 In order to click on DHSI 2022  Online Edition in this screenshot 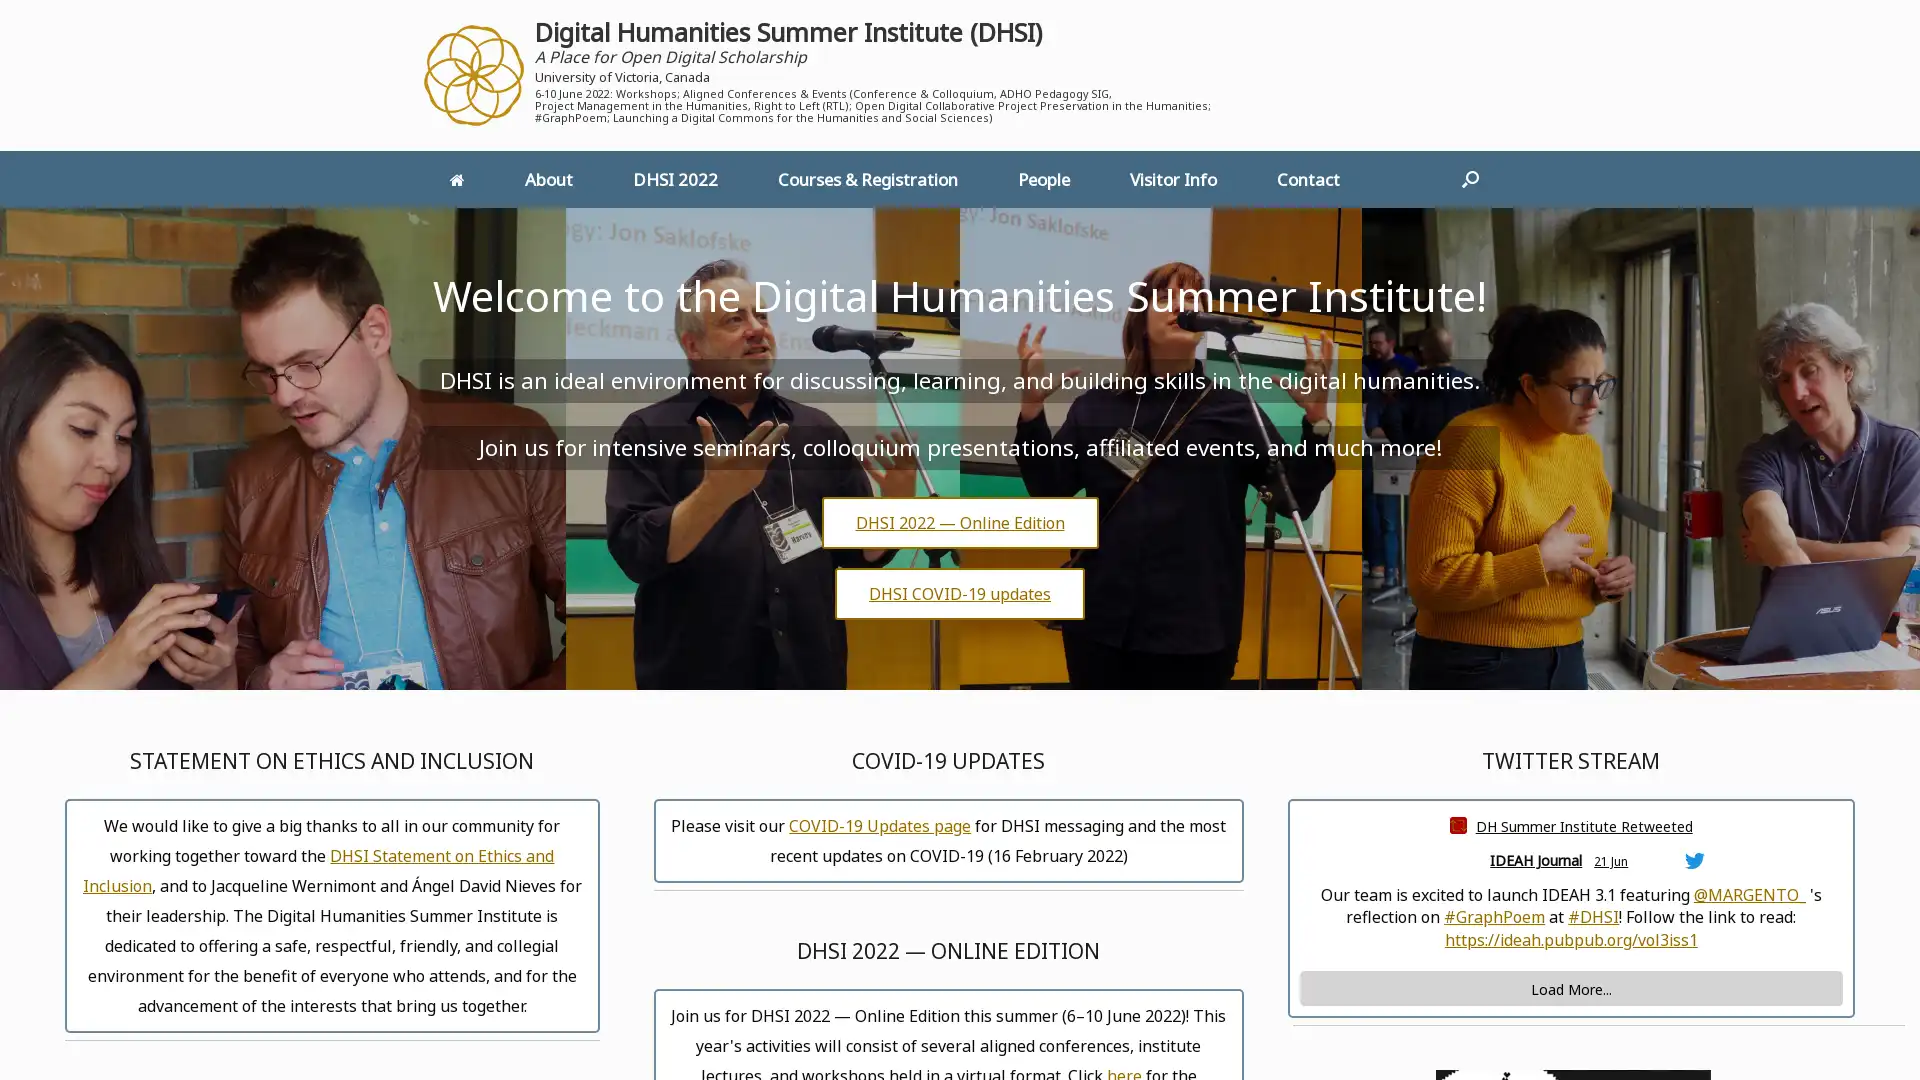, I will do `click(958, 520)`.